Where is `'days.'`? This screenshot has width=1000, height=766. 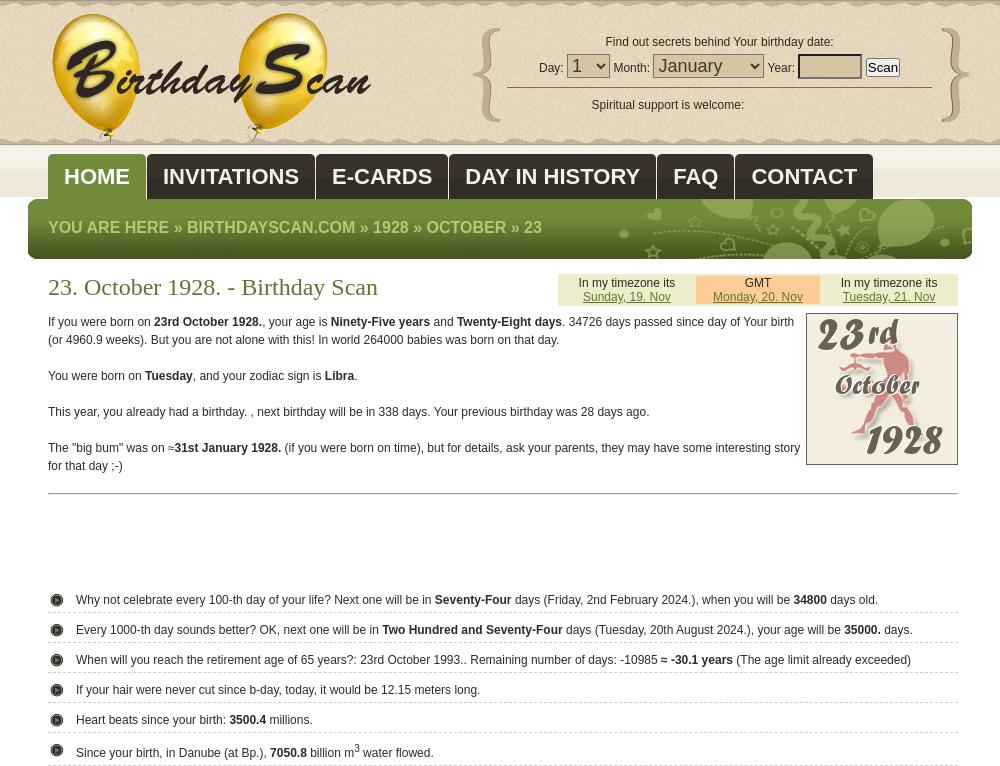
'days.' is located at coordinates (896, 629).